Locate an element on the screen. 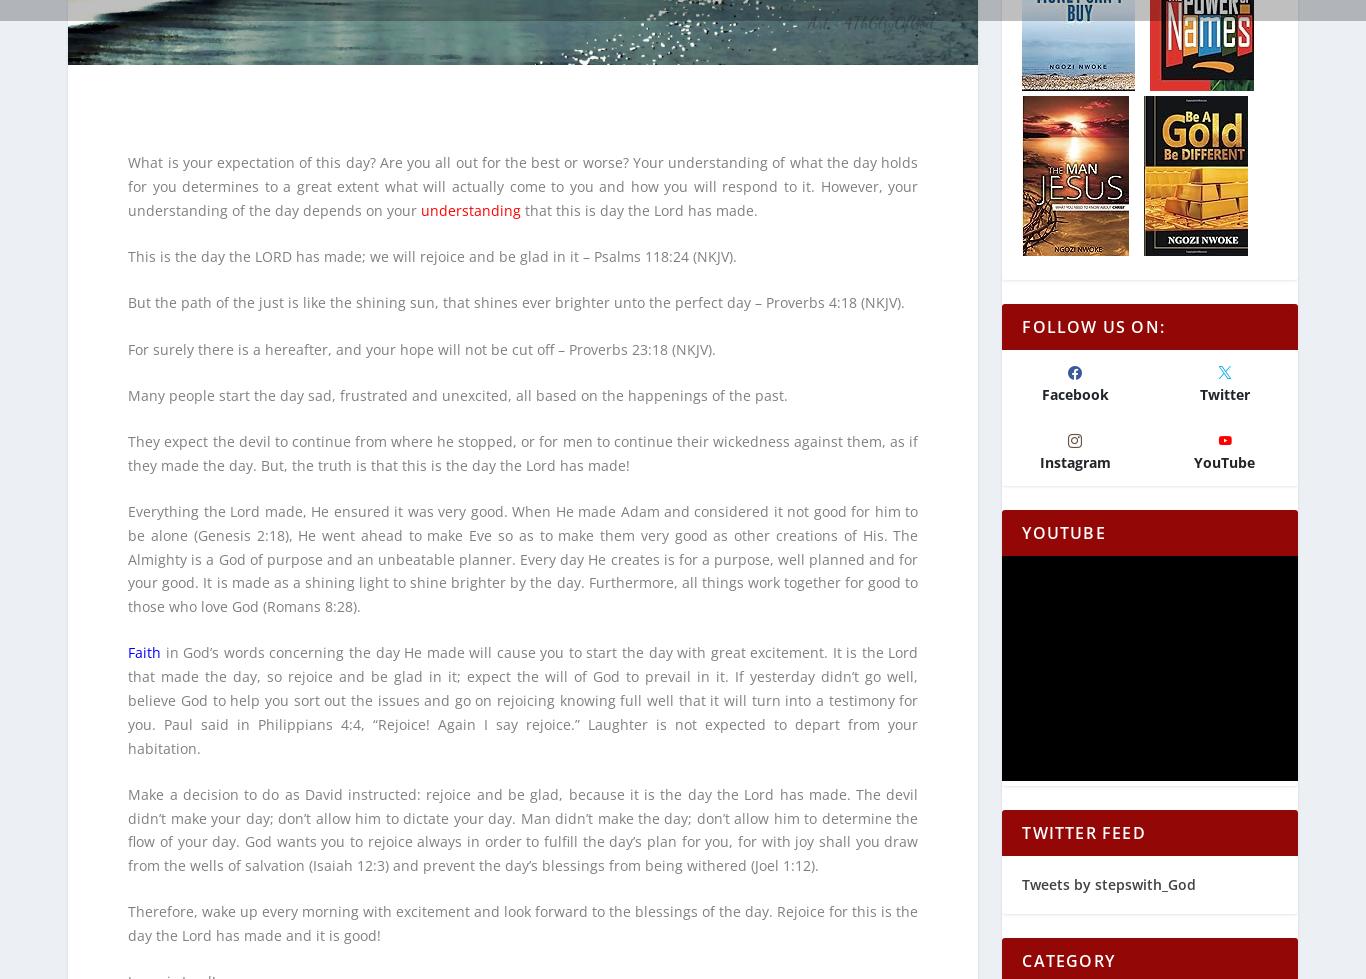 The height and width of the screenshot is (979, 1366). 'understanding' is located at coordinates (470, 197).